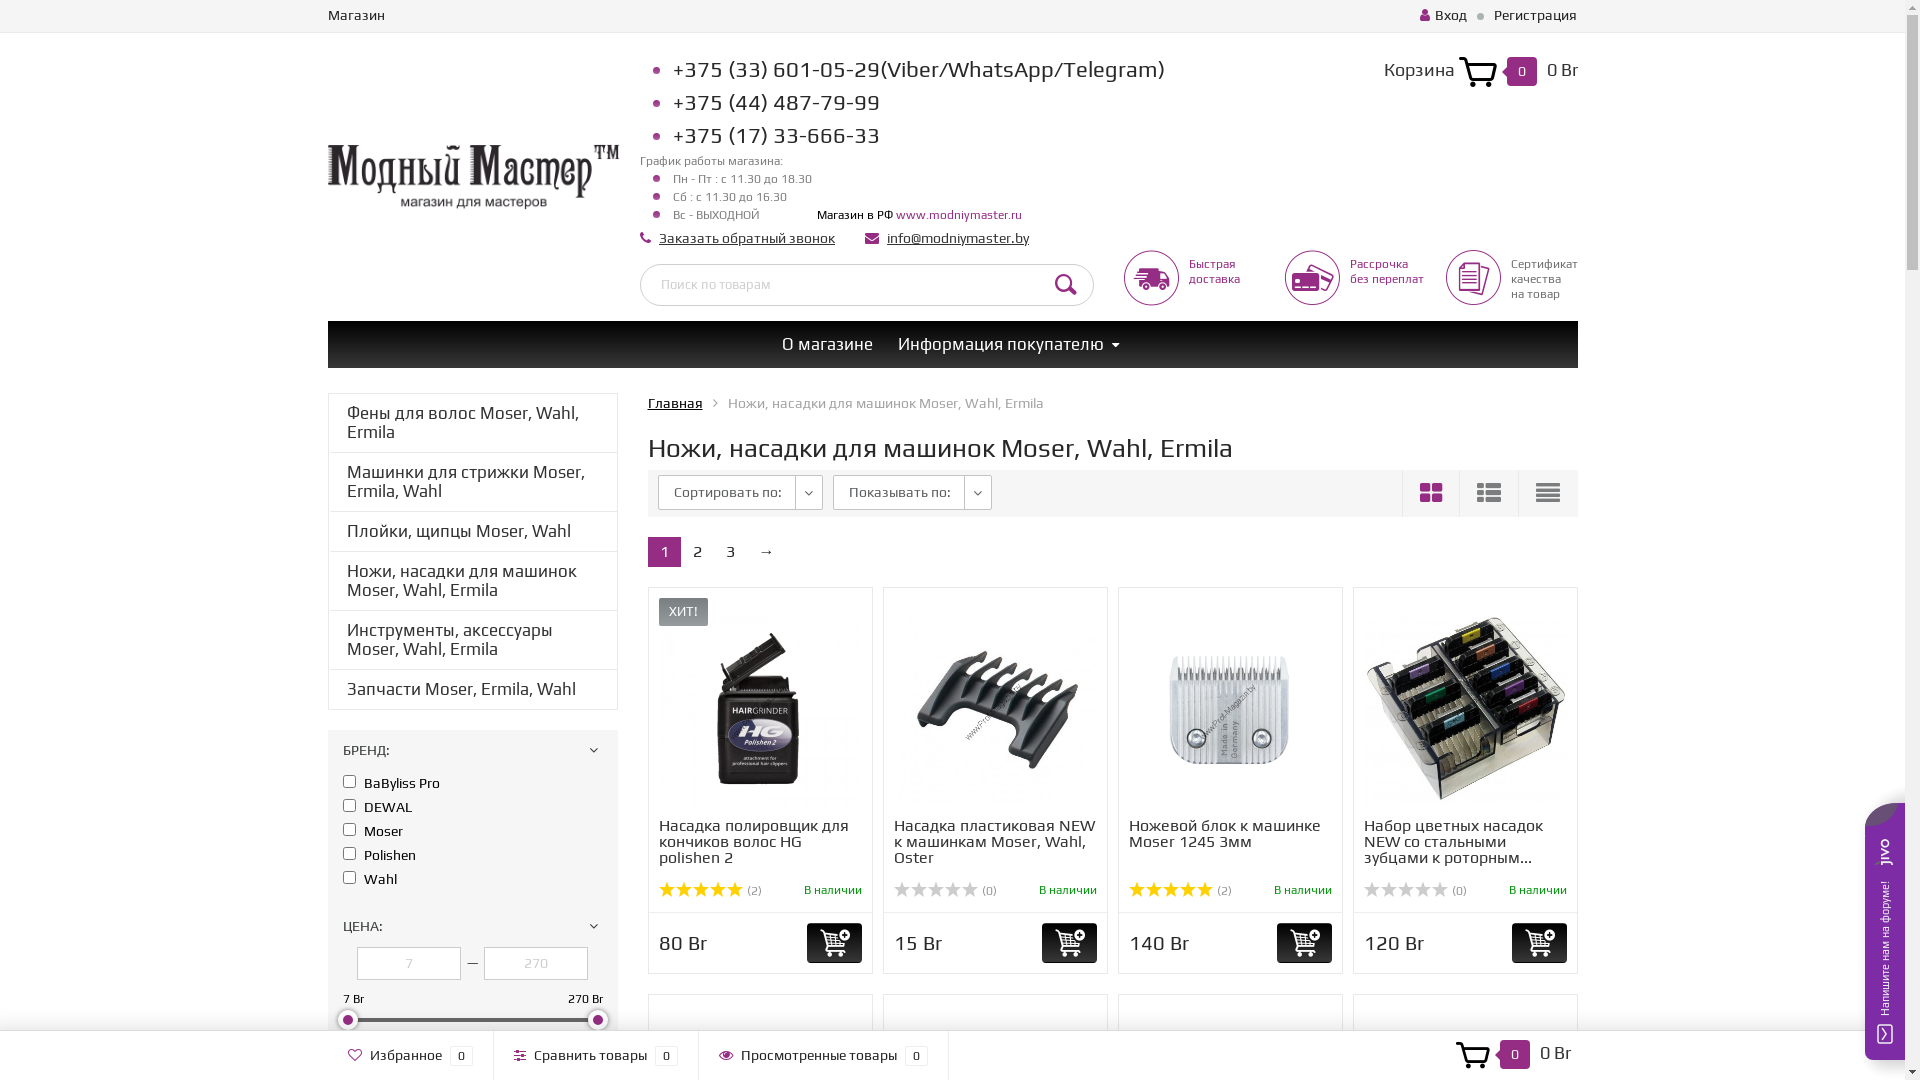 The width and height of the screenshot is (1920, 1080). What do you see at coordinates (664, 551) in the screenshot?
I see `'1'` at bounding box center [664, 551].